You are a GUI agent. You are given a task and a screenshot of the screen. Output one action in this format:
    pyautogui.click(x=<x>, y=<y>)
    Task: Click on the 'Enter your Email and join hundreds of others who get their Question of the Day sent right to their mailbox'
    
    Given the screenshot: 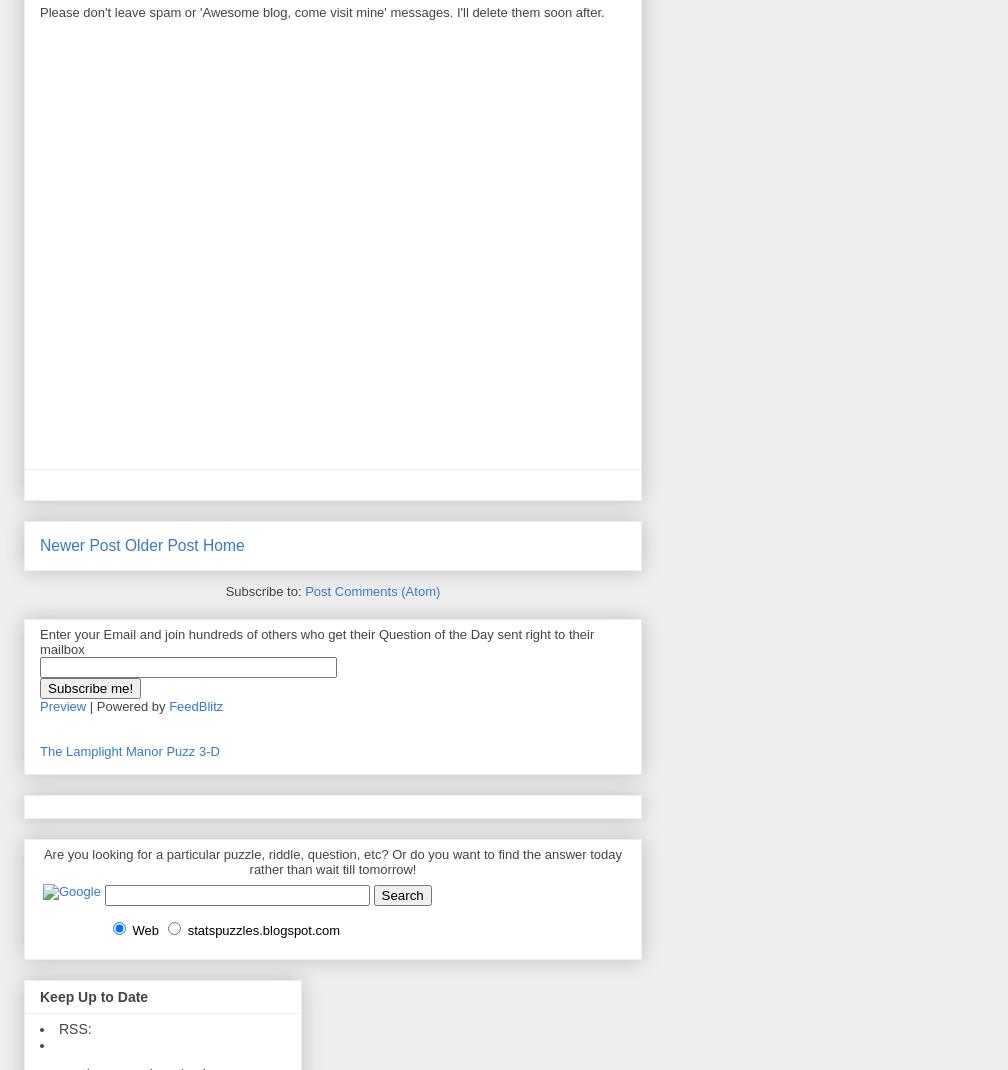 What is the action you would take?
    pyautogui.click(x=317, y=641)
    